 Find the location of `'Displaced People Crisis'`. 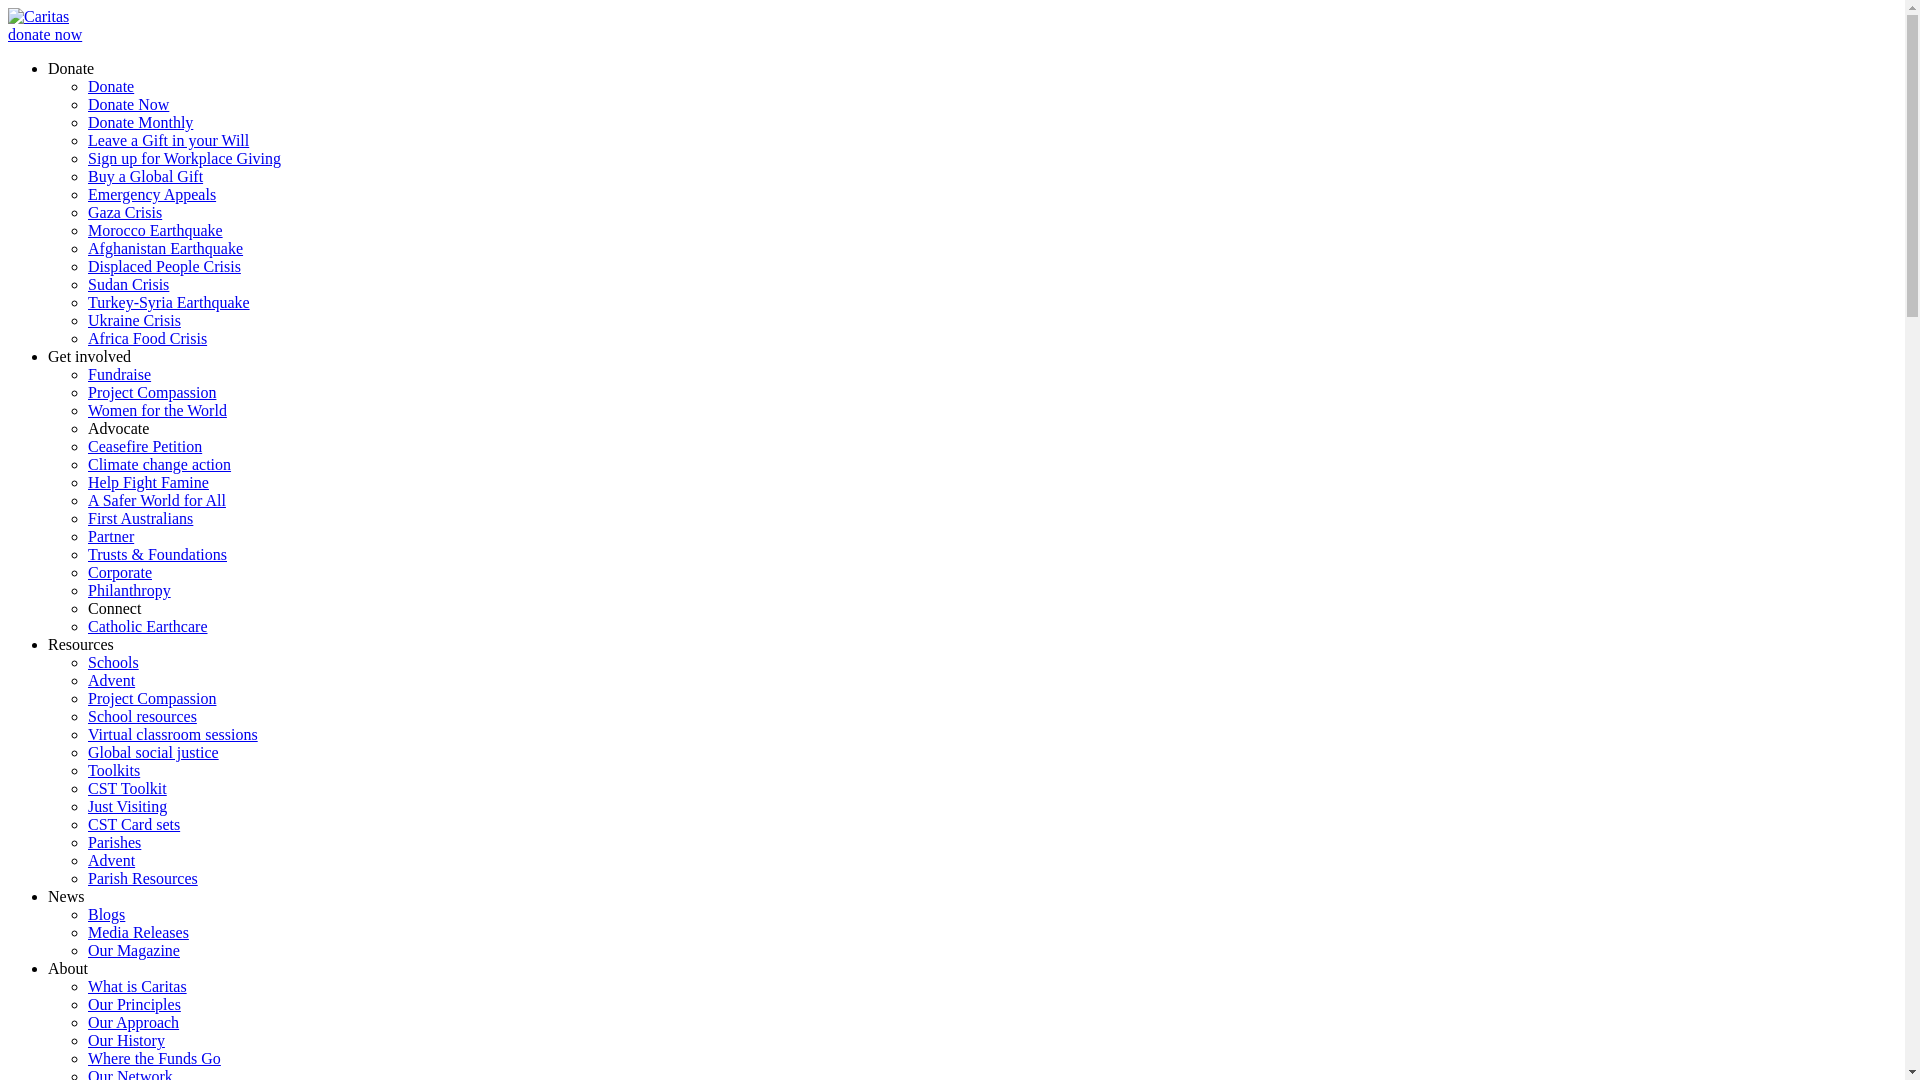

'Displaced People Crisis' is located at coordinates (164, 265).